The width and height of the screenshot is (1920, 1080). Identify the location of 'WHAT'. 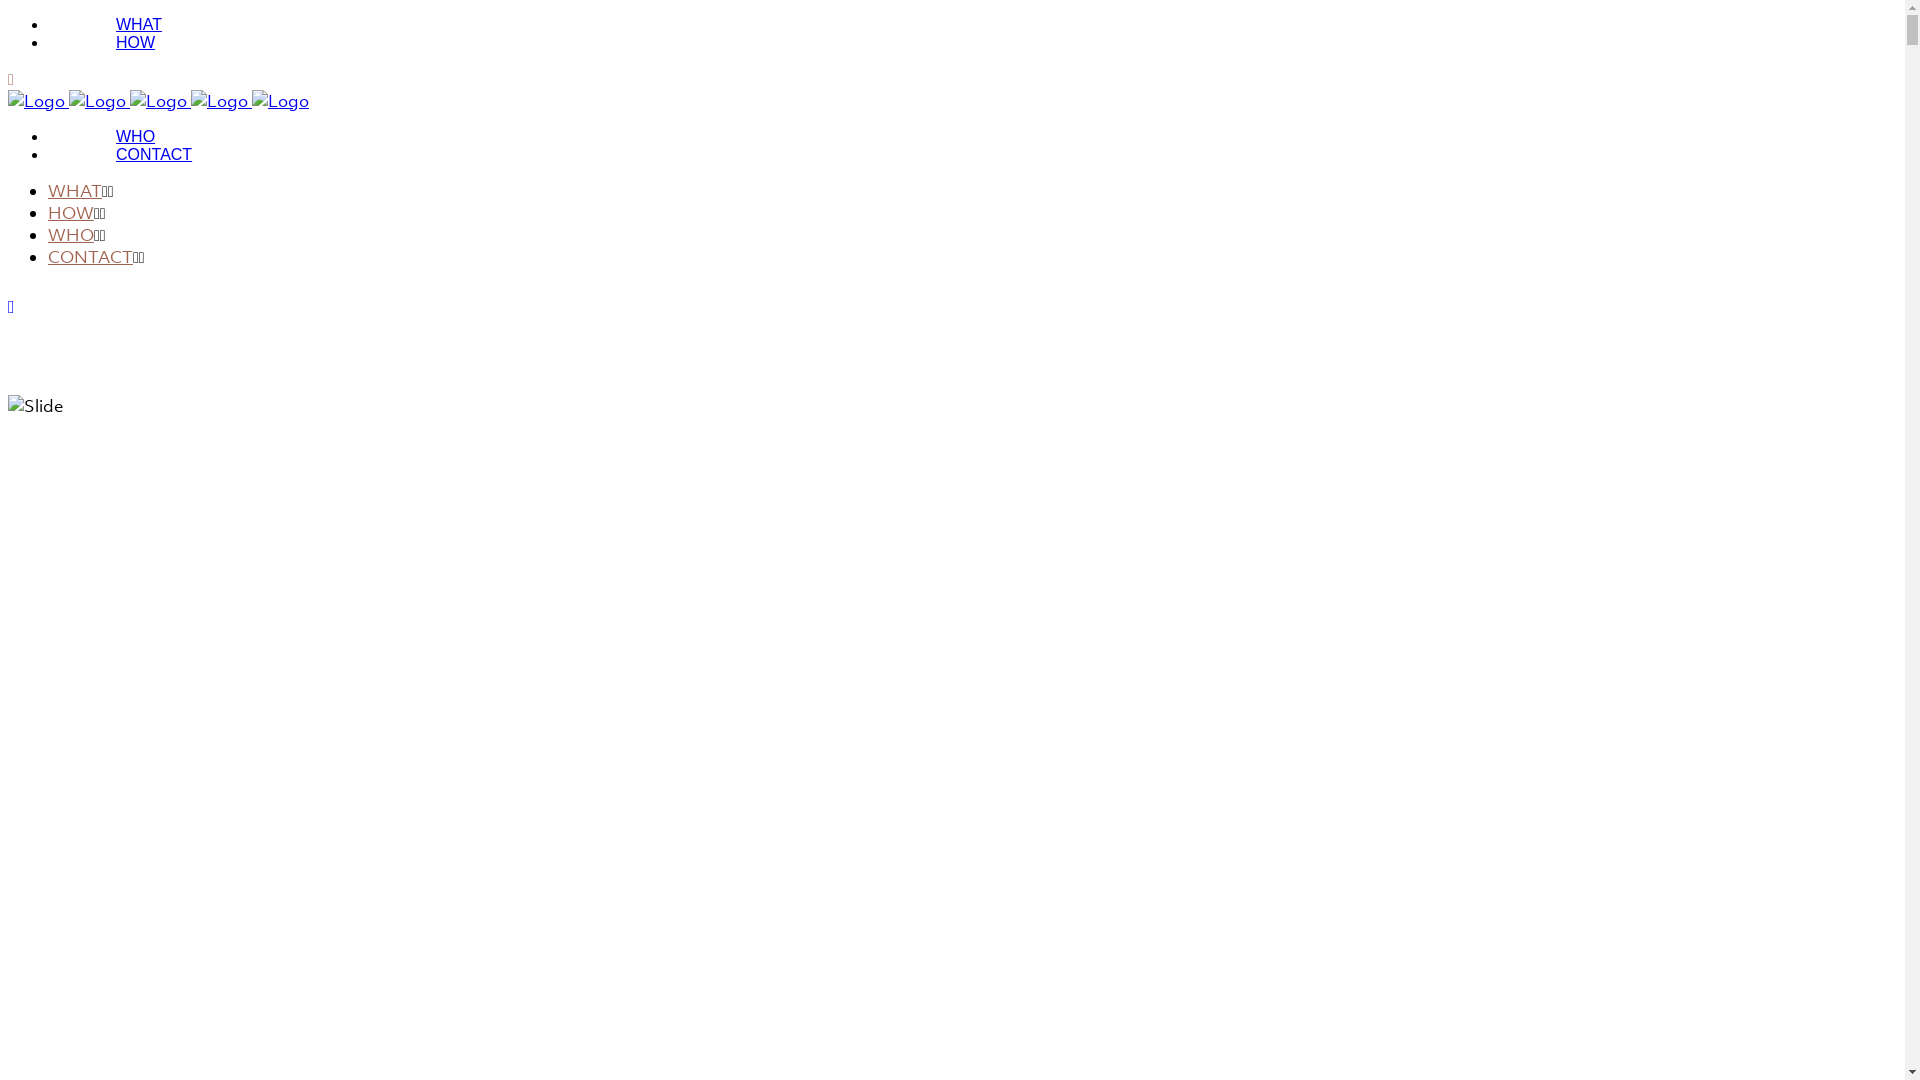
(138, 24).